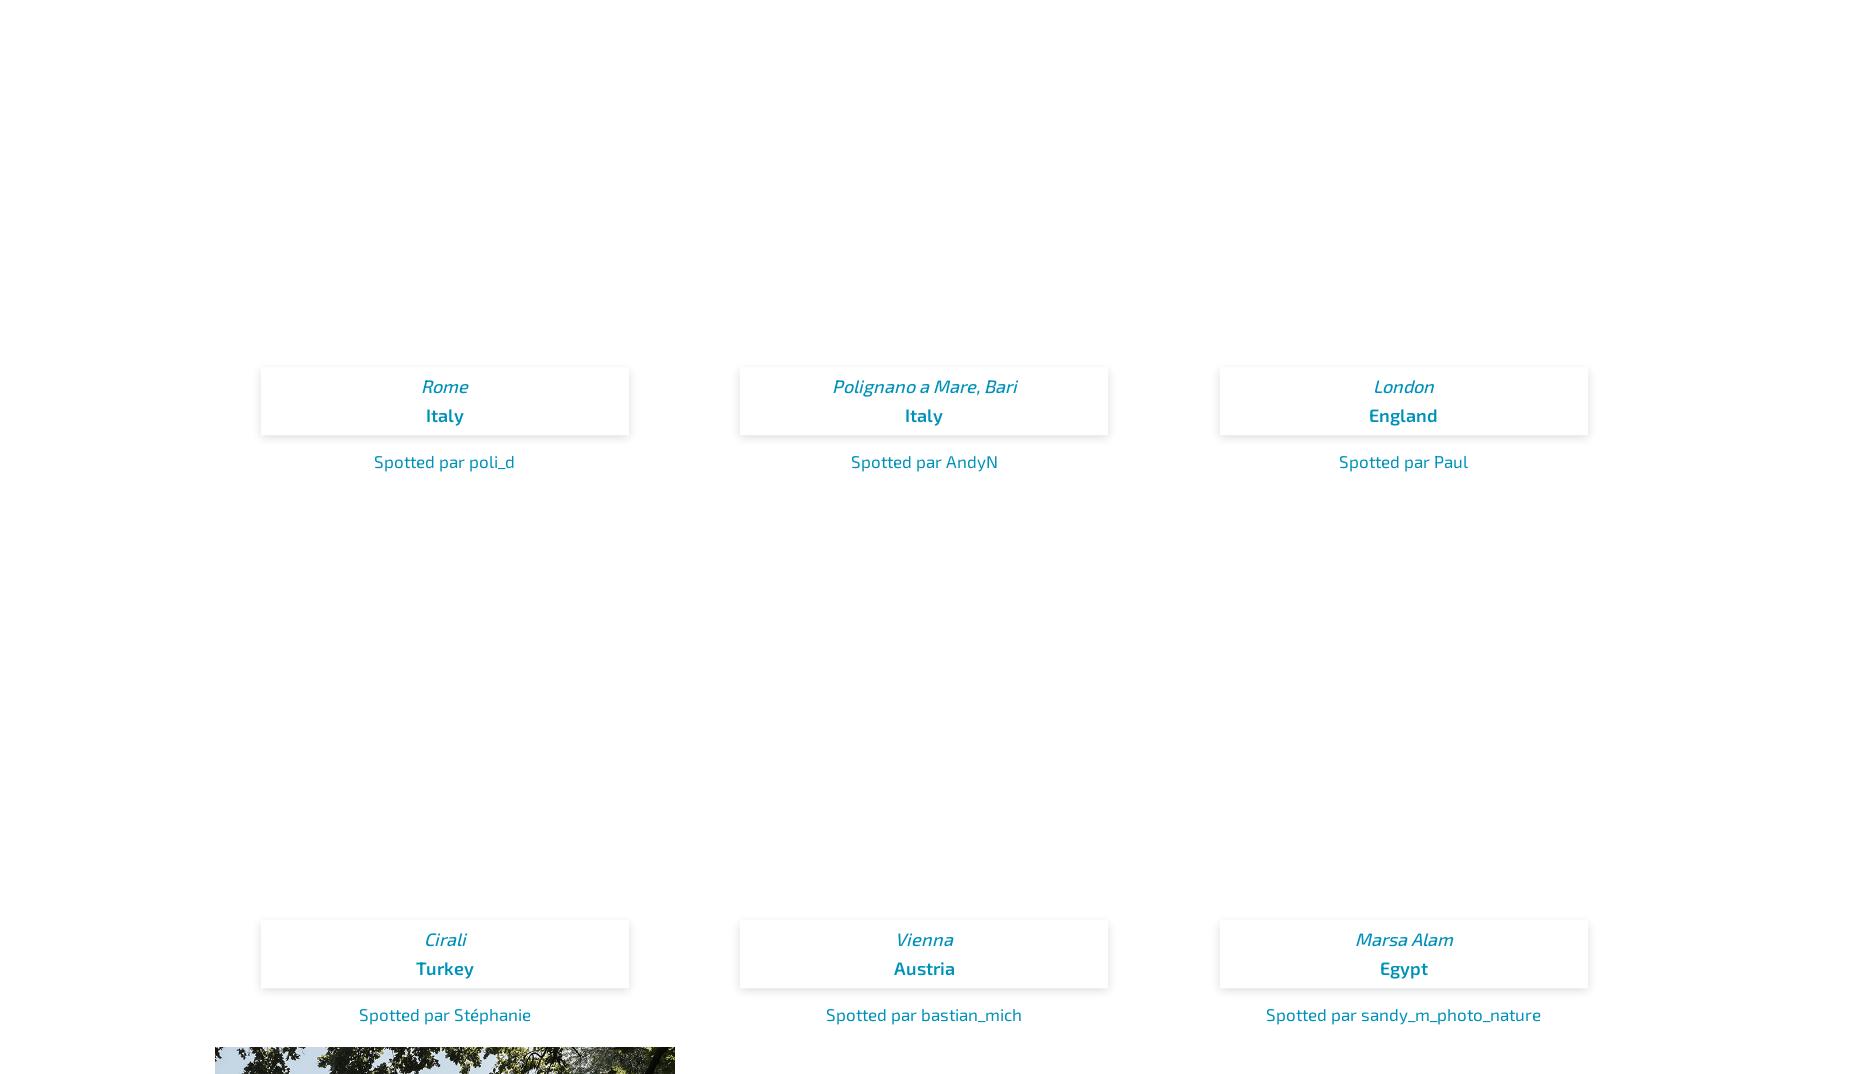  Describe the element at coordinates (443, 459) in the screenshot. I see `'Spotted par poli_d'` at that location.